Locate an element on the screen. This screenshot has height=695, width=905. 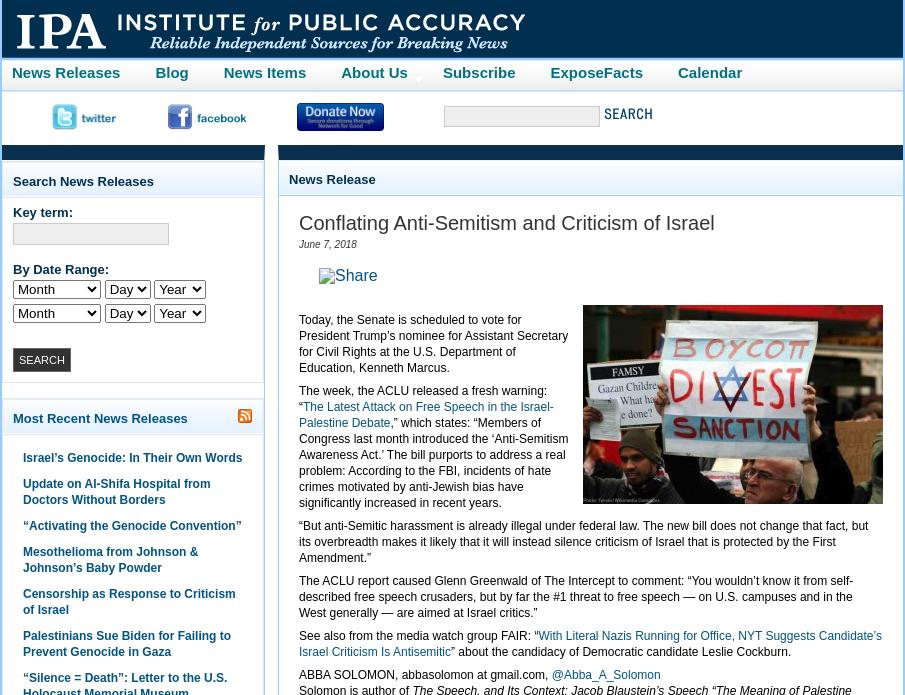
'Most Recent News Releases' is located at coordinates (100, 418).